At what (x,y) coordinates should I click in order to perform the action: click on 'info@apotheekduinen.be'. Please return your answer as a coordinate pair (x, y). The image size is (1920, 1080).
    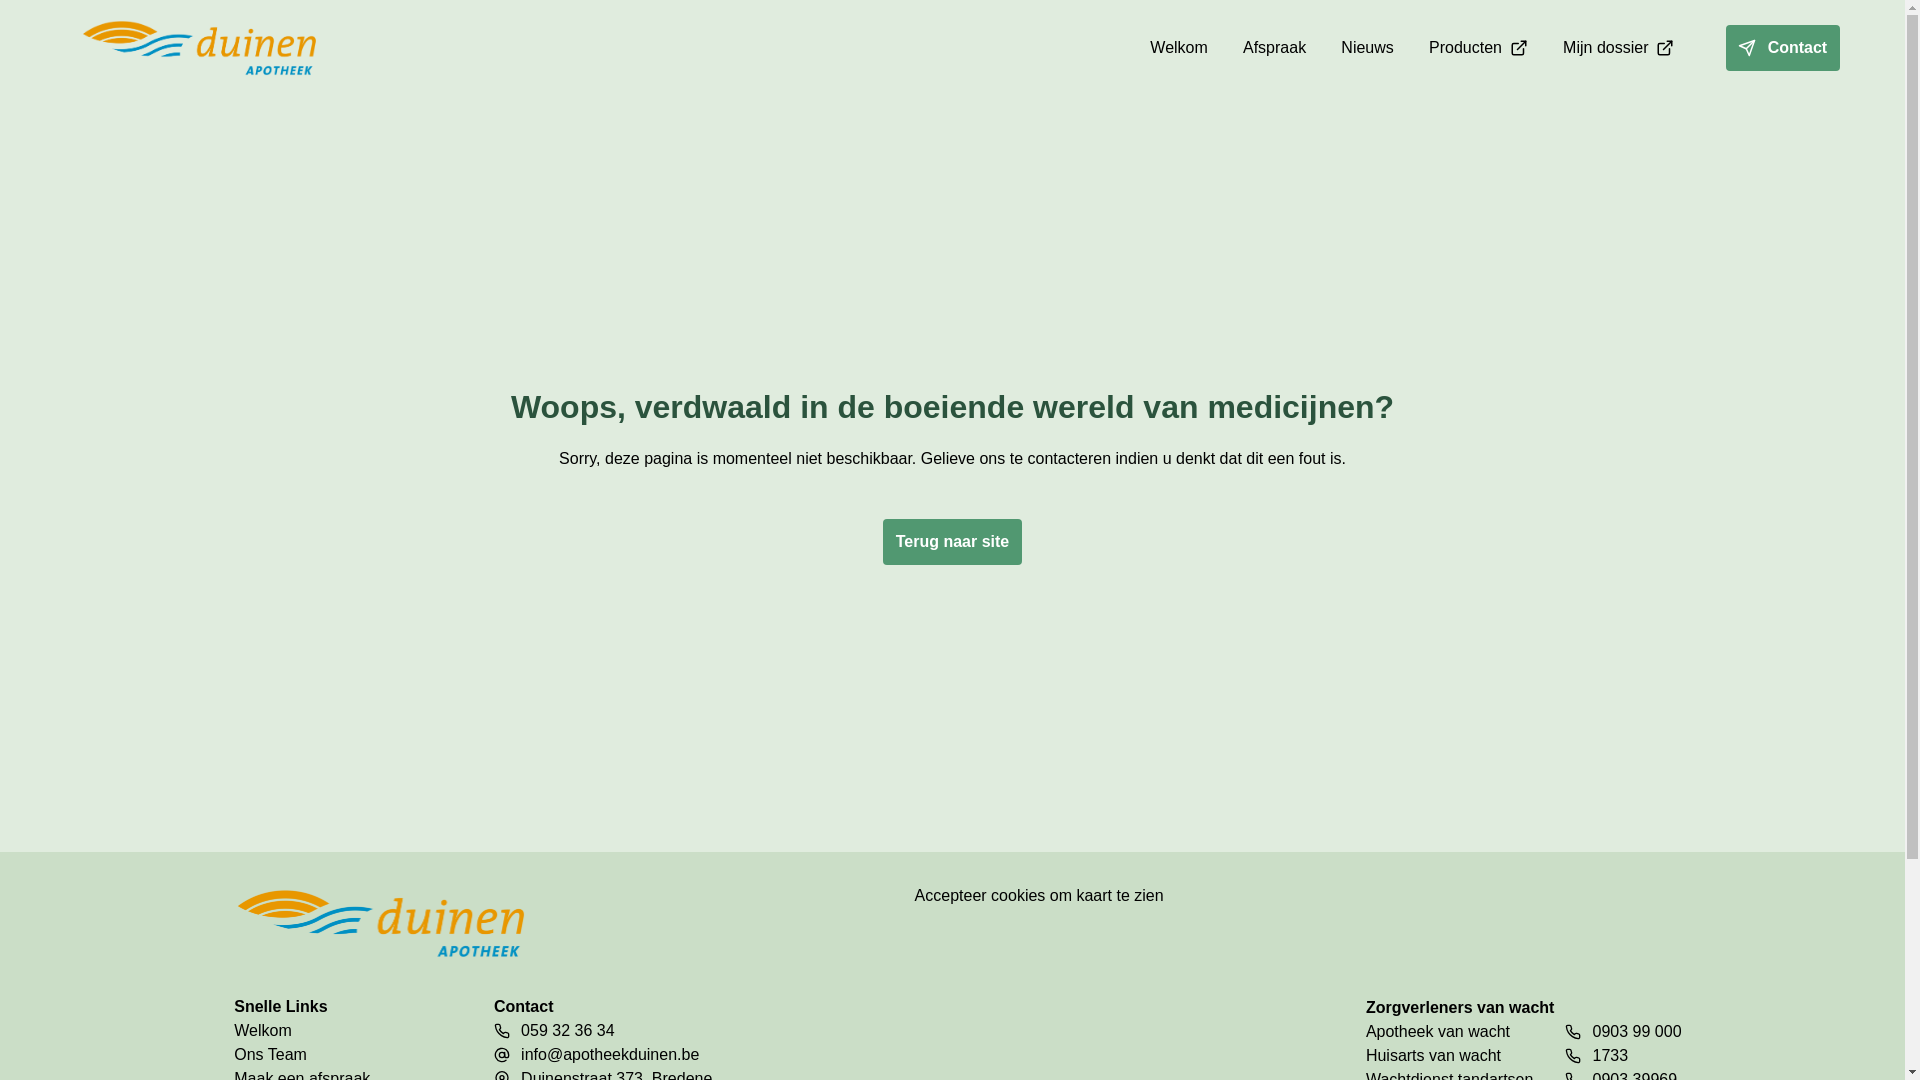
    Looking at the image, I should click on (608, 1054).